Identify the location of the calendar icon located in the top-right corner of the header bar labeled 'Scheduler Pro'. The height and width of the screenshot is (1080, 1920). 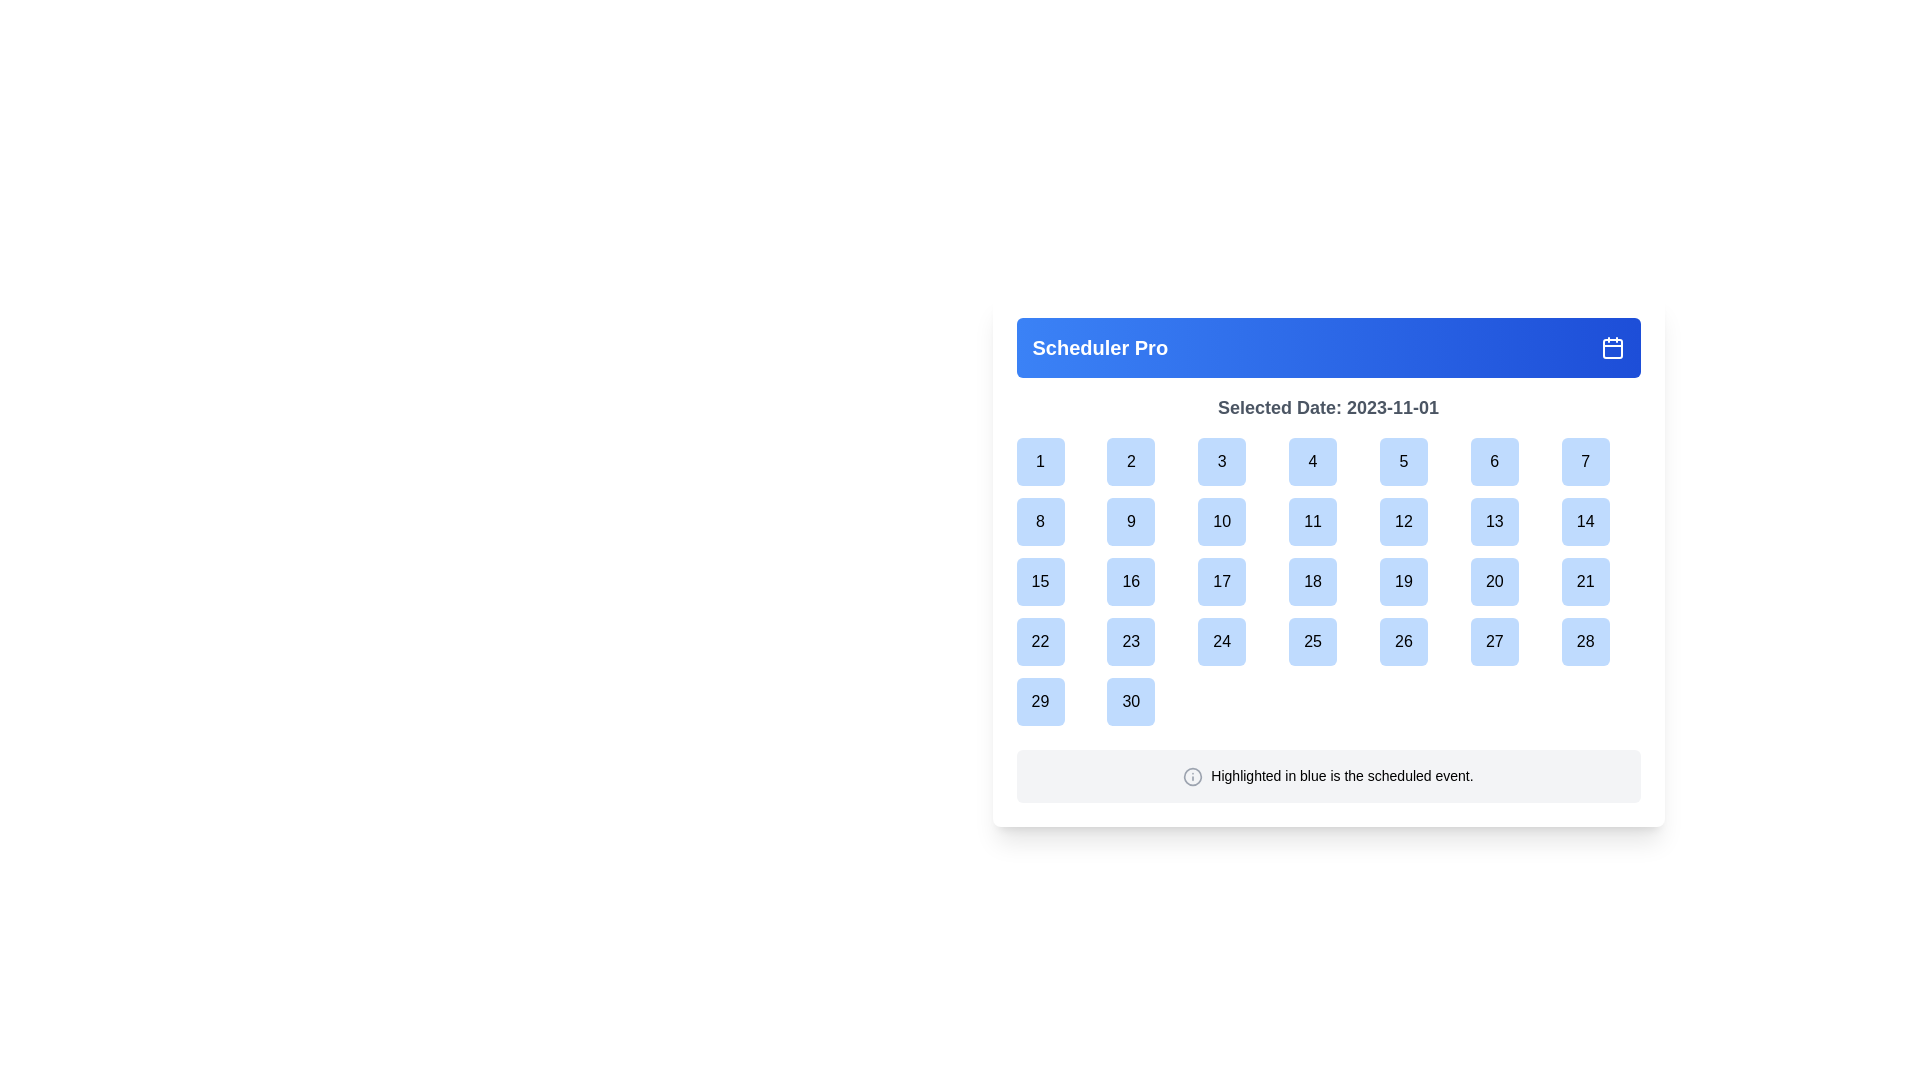
(1612, 346).